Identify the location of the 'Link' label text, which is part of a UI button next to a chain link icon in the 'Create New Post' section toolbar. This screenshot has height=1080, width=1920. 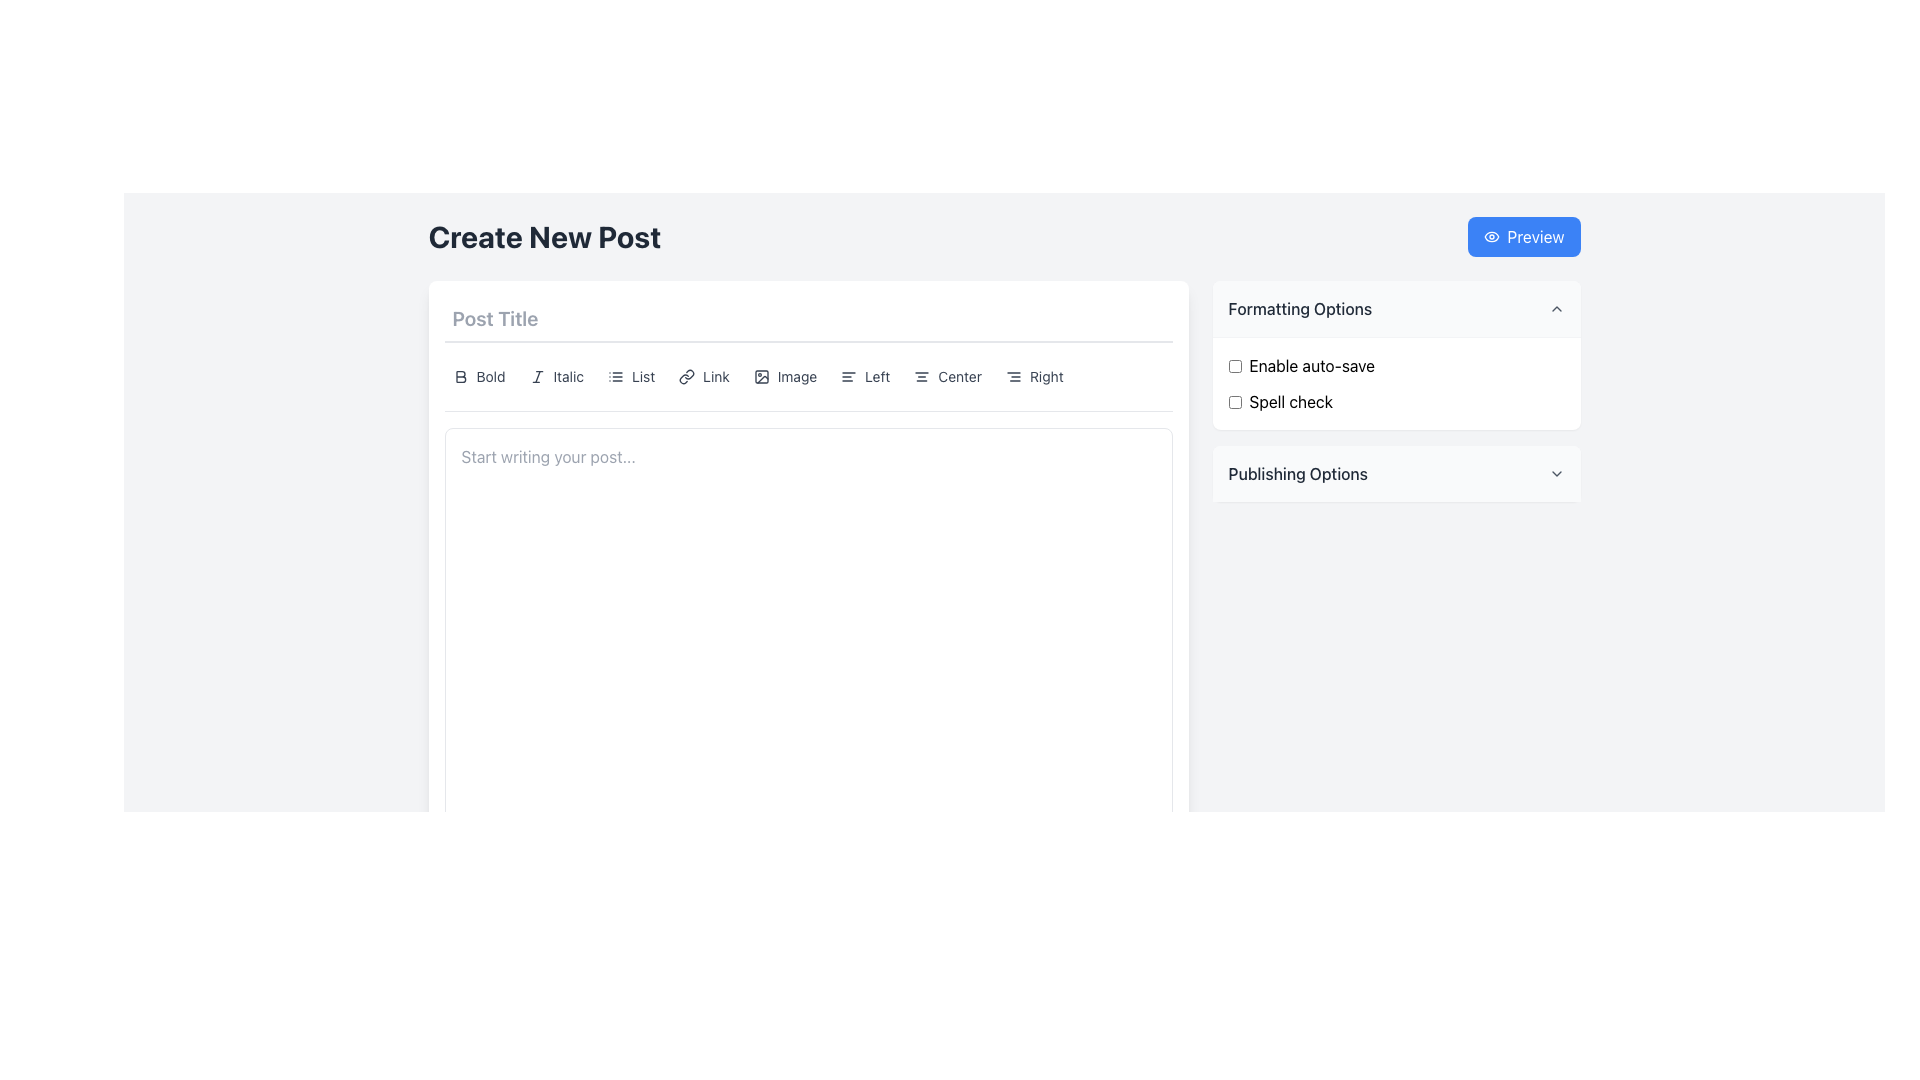
(716, 377).